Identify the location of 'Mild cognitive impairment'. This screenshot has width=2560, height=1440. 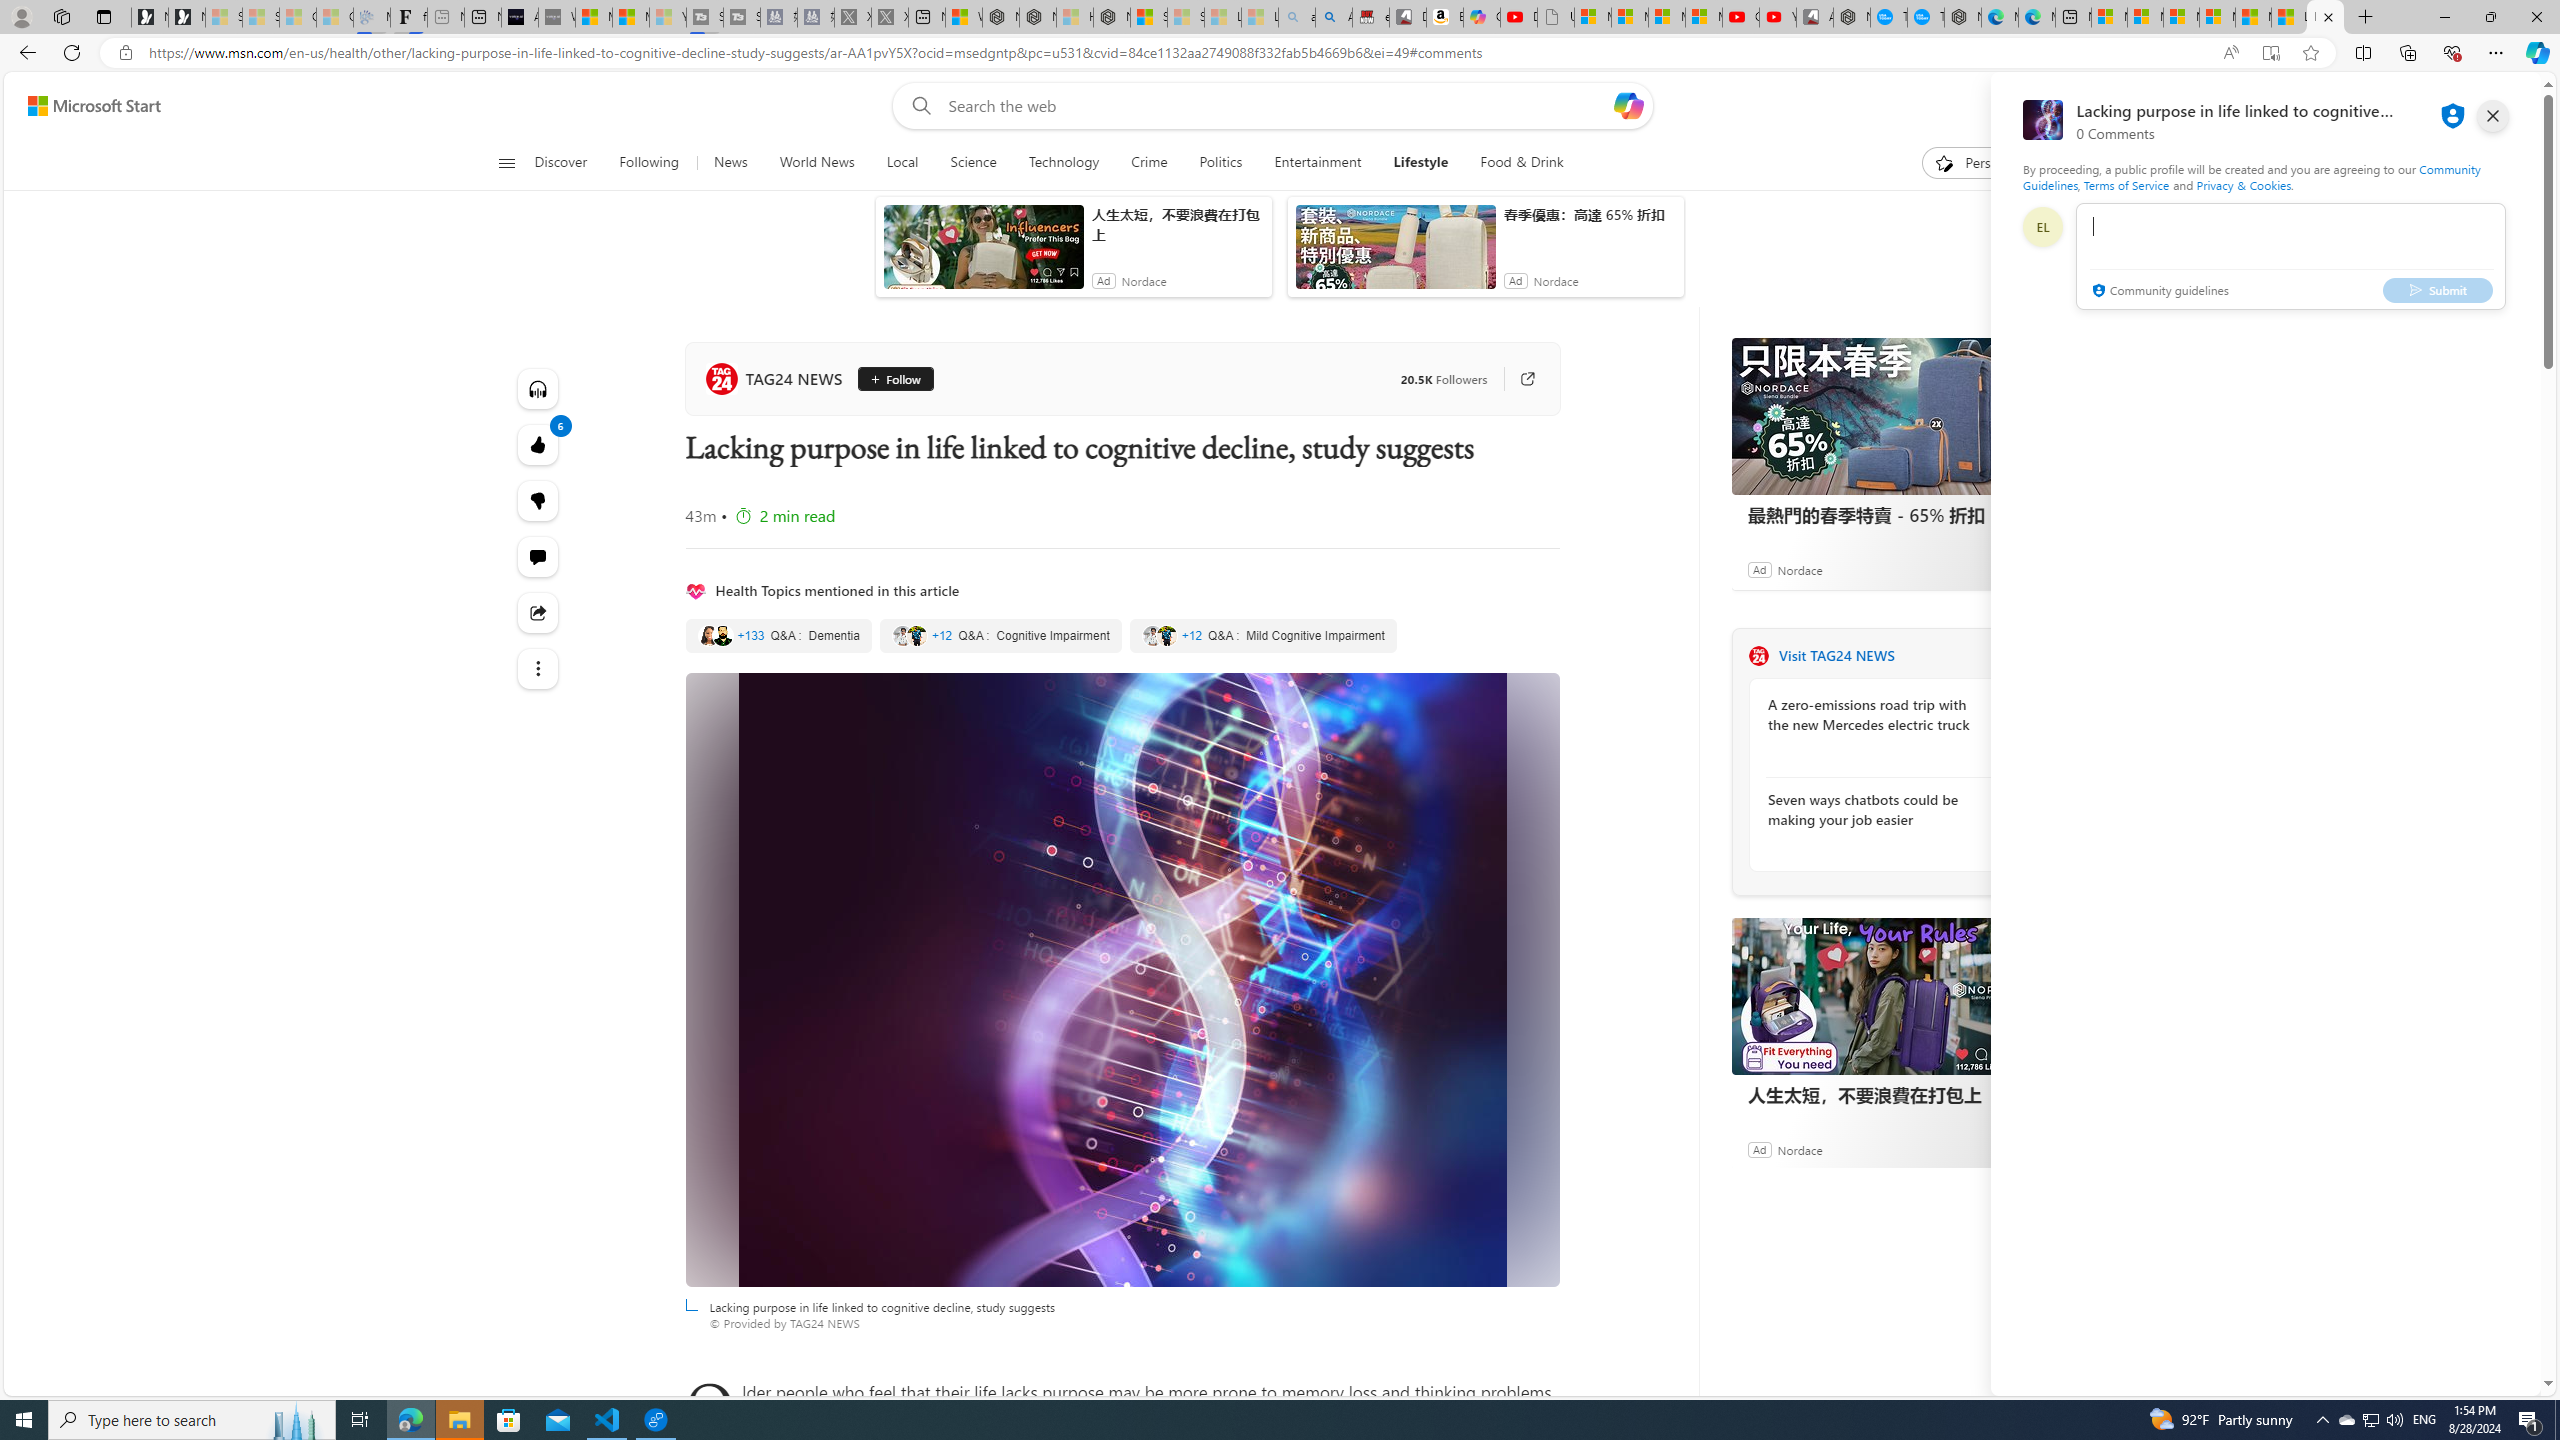
(1263, 635).